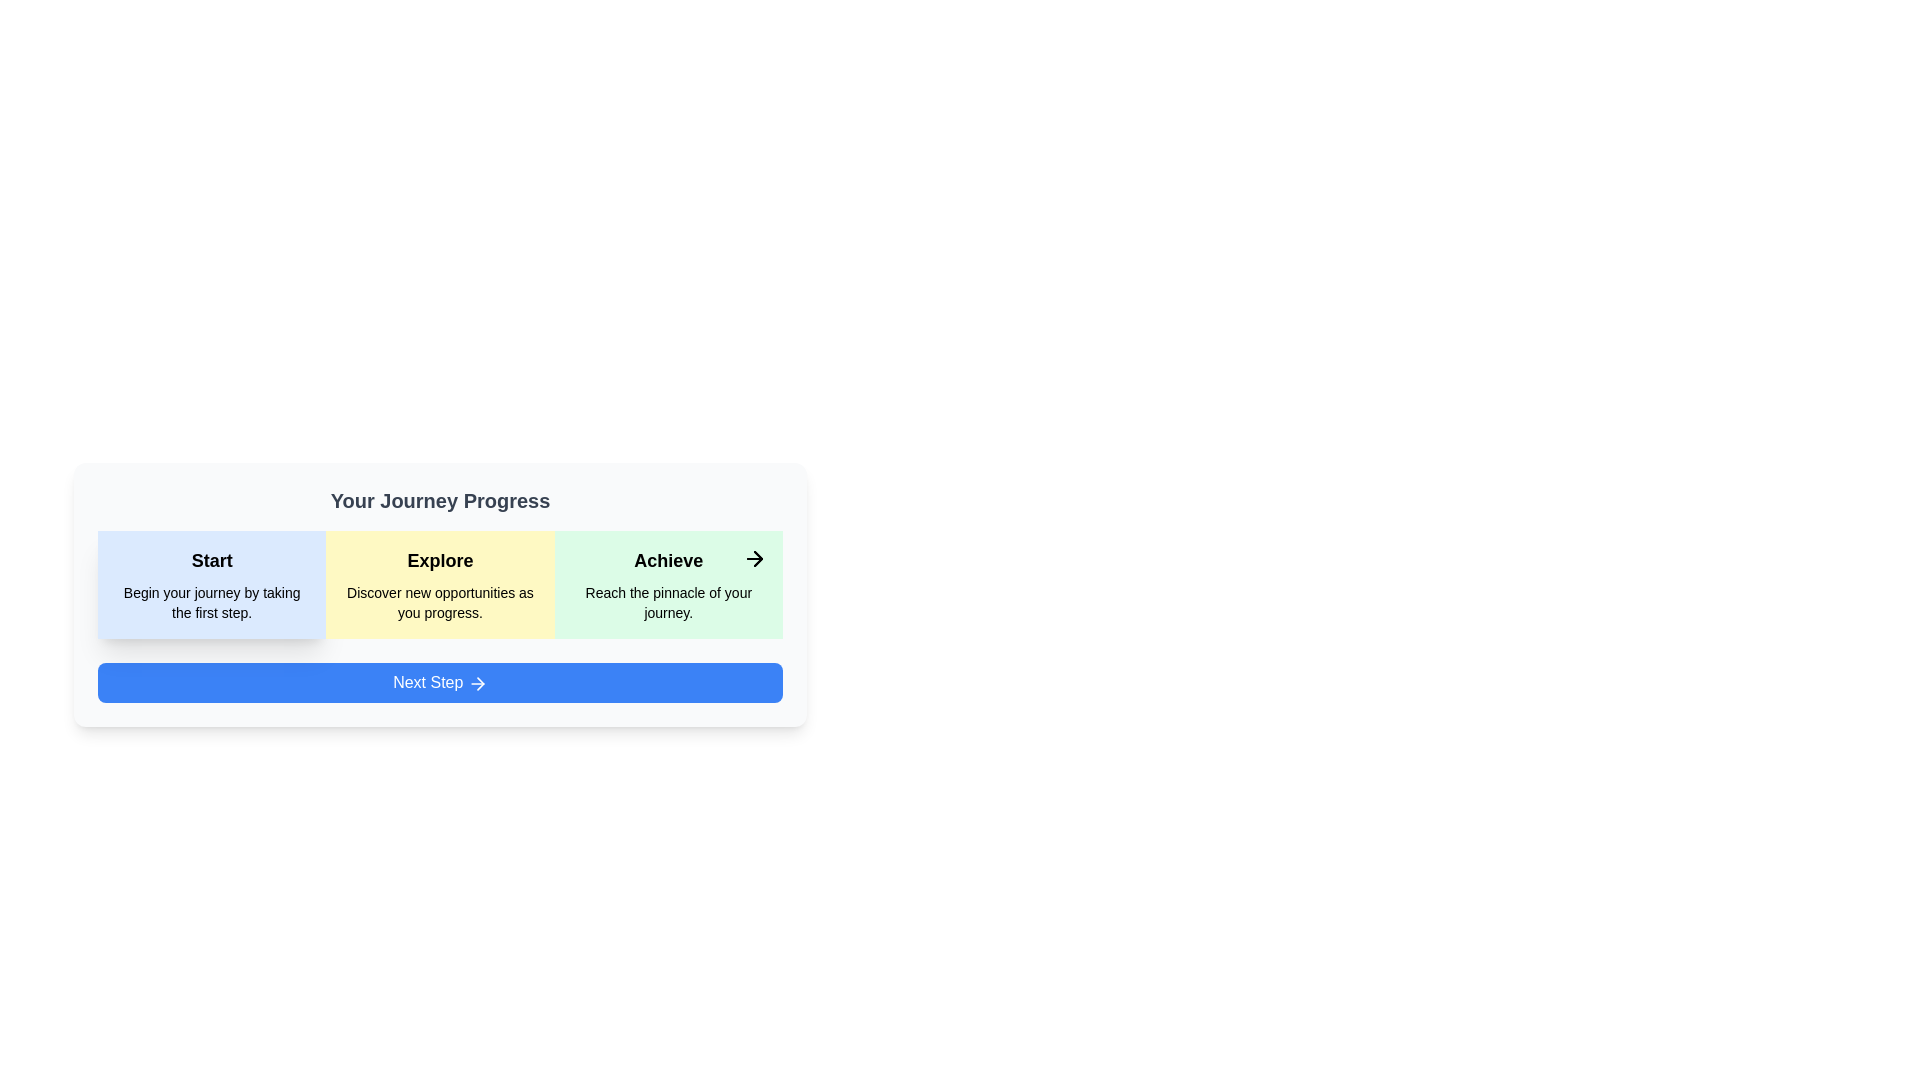 The width and height of the screenshot is (1920, 1080). What do you see at coordinates (439, 611) in the screenshot?
I see `the Informative card that highlights a phase in a conceptual journey, positioned between 'Start' and 'Achieve'` at bounding box center [439, 611].